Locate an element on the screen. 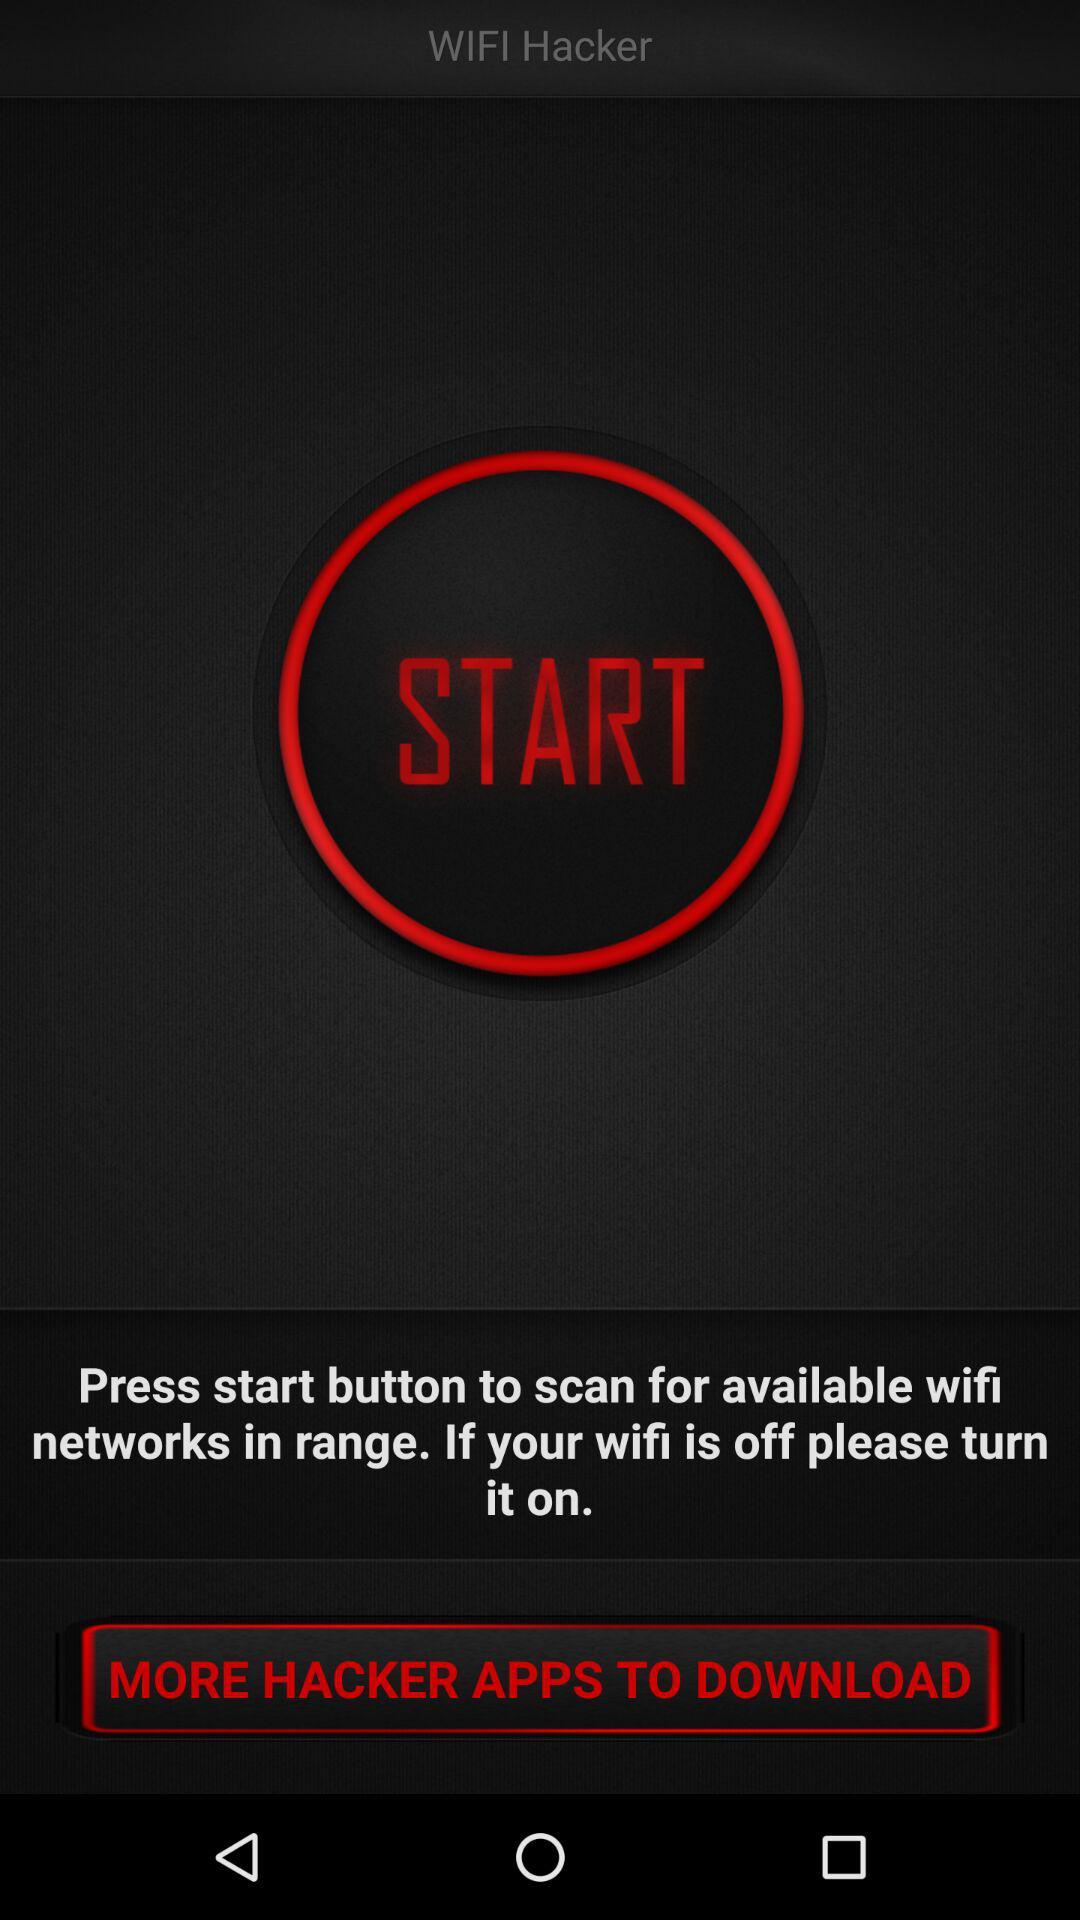 Image resolution: width=1080 pixels, height=1920 pixels. start to scan is located at coordinates (540, 714).